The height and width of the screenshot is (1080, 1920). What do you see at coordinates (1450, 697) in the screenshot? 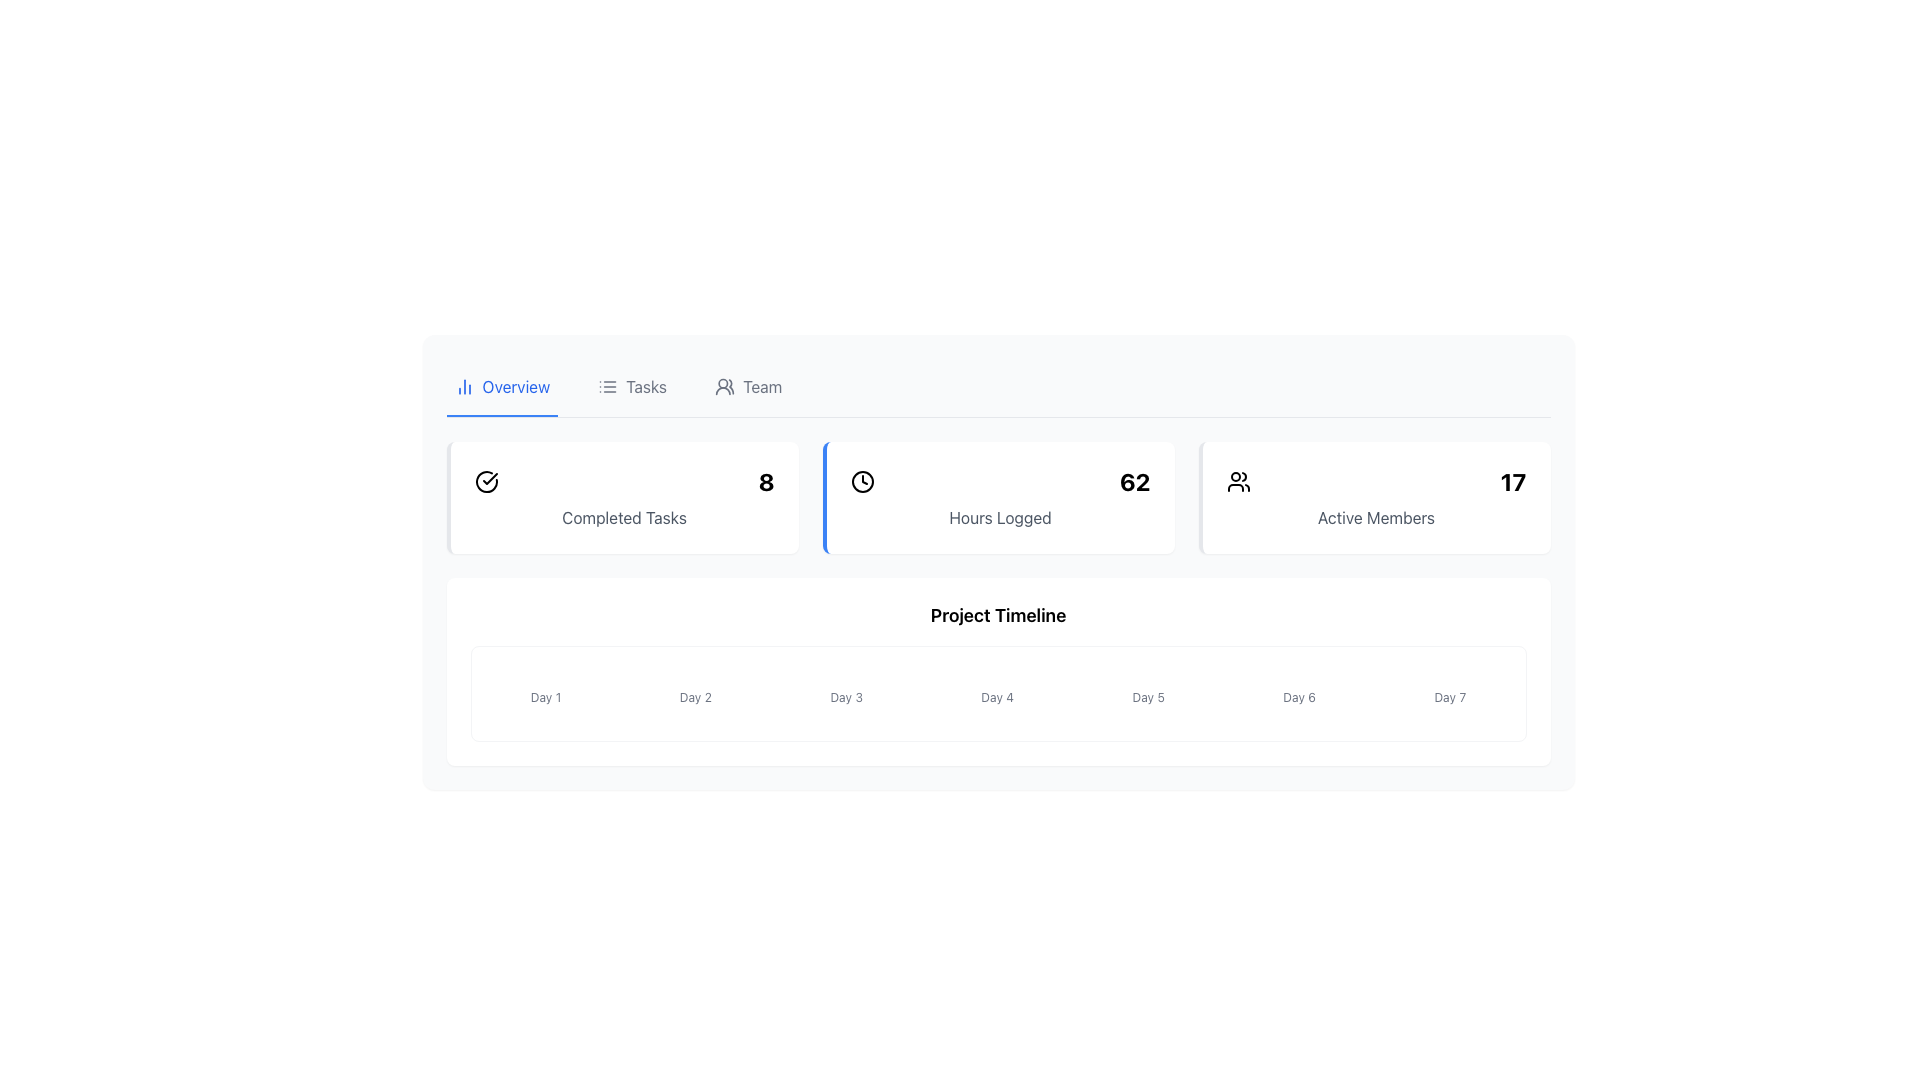
I see `text label displaying 'Day 7', which is styled in gray and located below a vertical blue line in the 'Project Timeline' section` at bounding box center [1450, 697].